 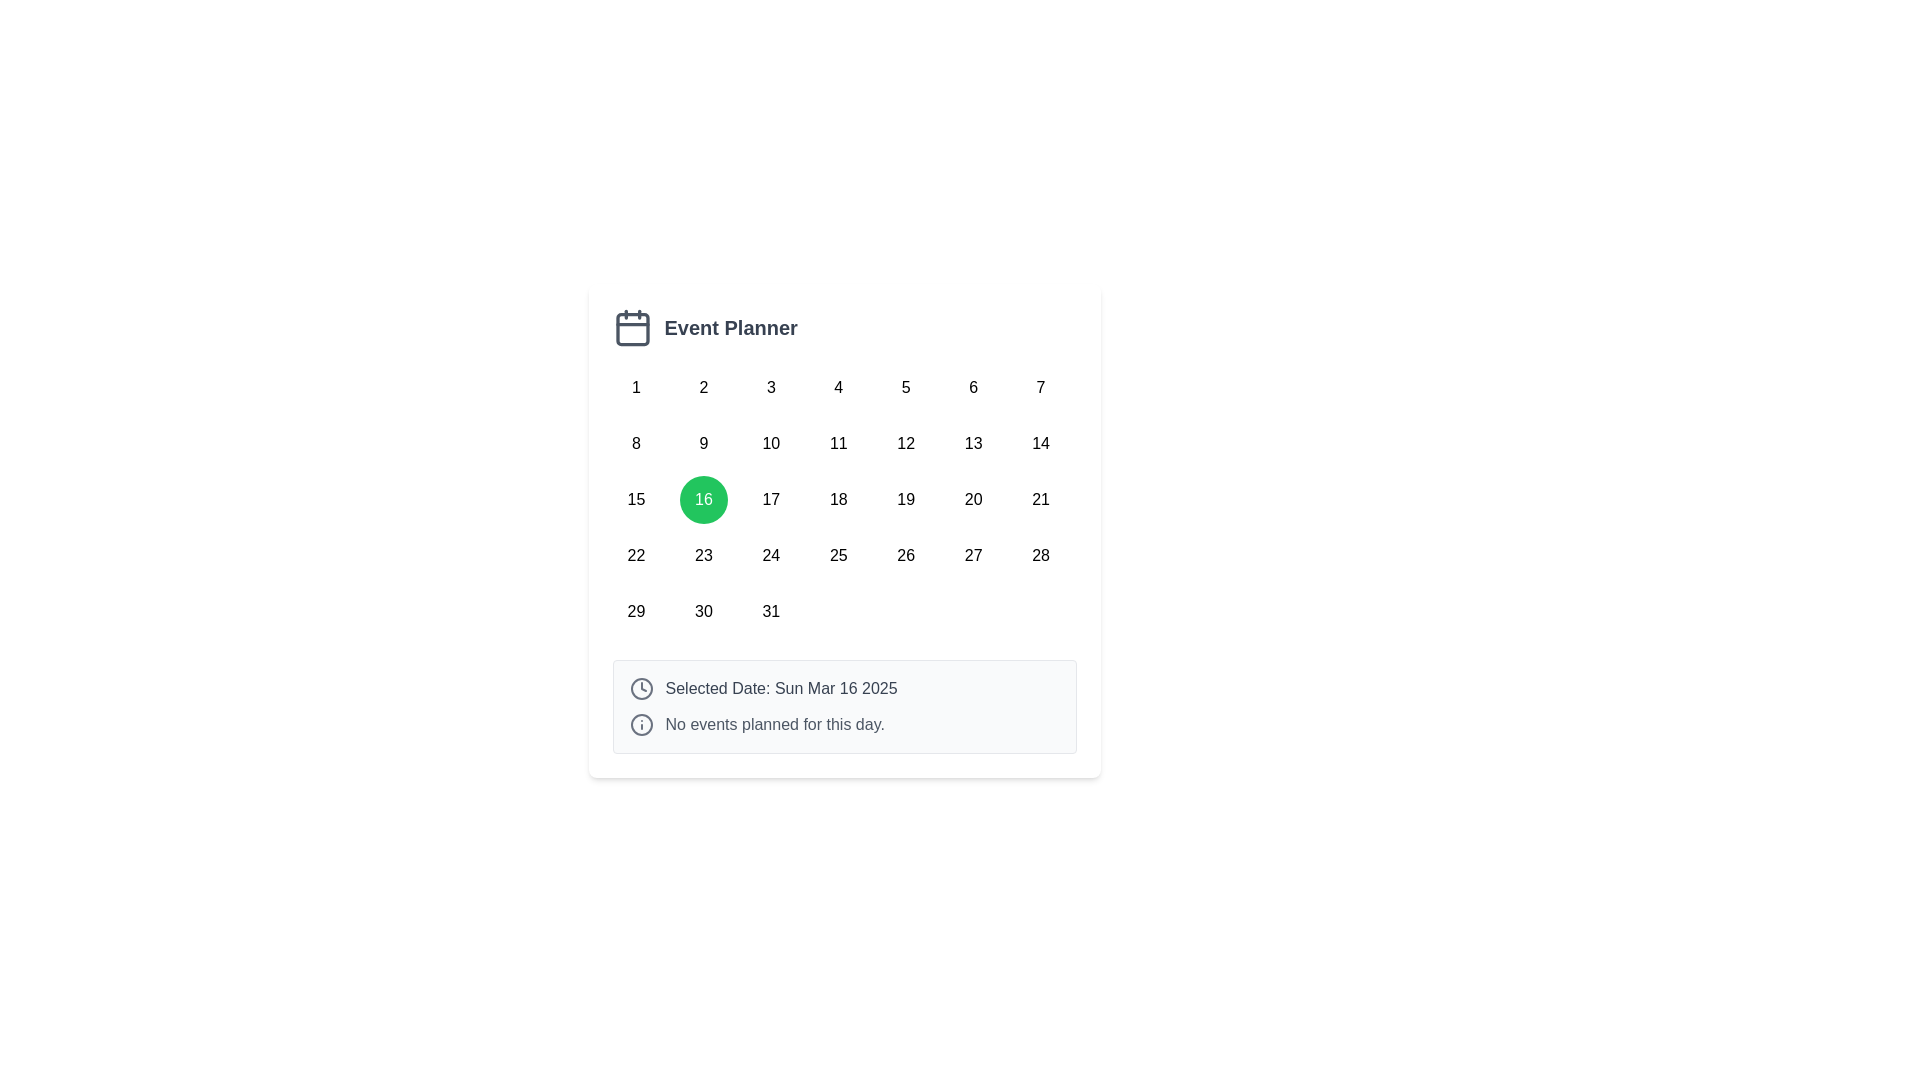 What do you see at coordinates (973, 499) in the screenshot?
I see `the button representing the 20th day of the month` at bounding box center [973, 499].